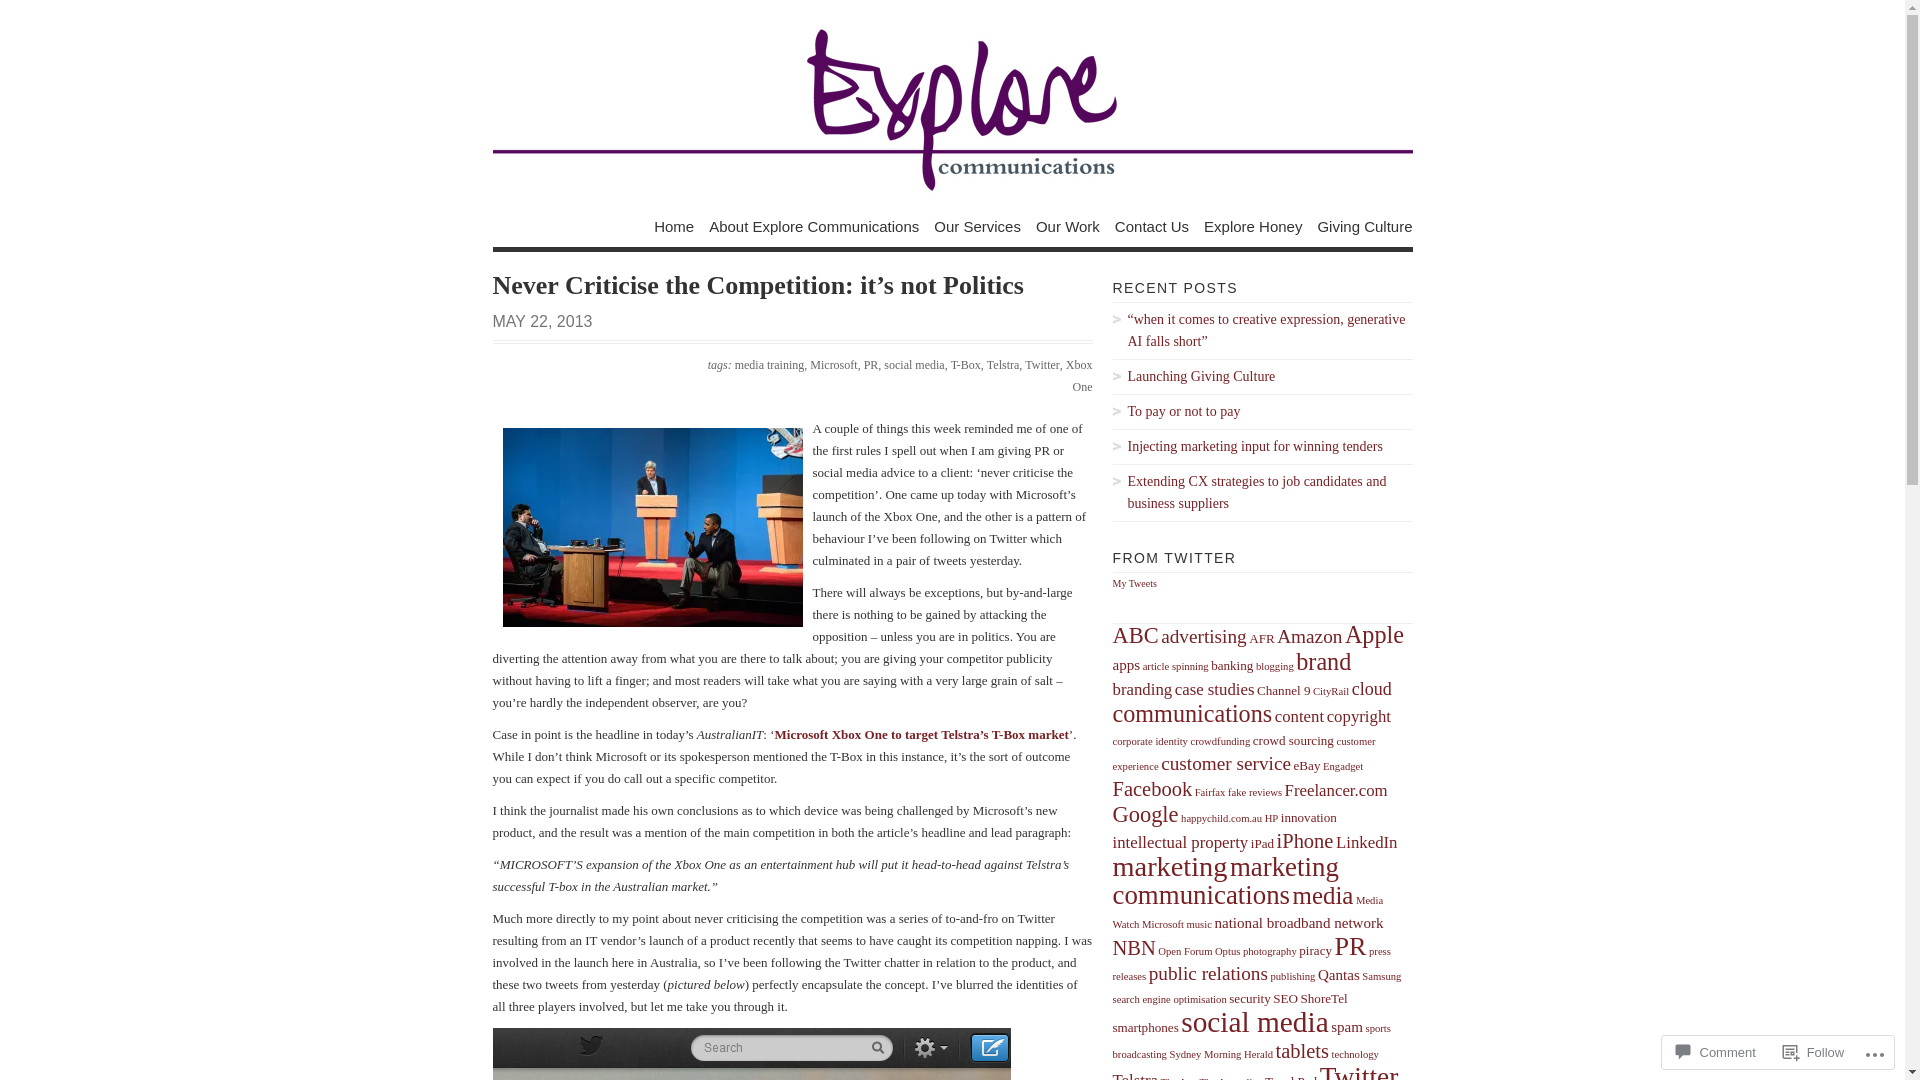  I want to click on 'copyright', so click(1358, 715).